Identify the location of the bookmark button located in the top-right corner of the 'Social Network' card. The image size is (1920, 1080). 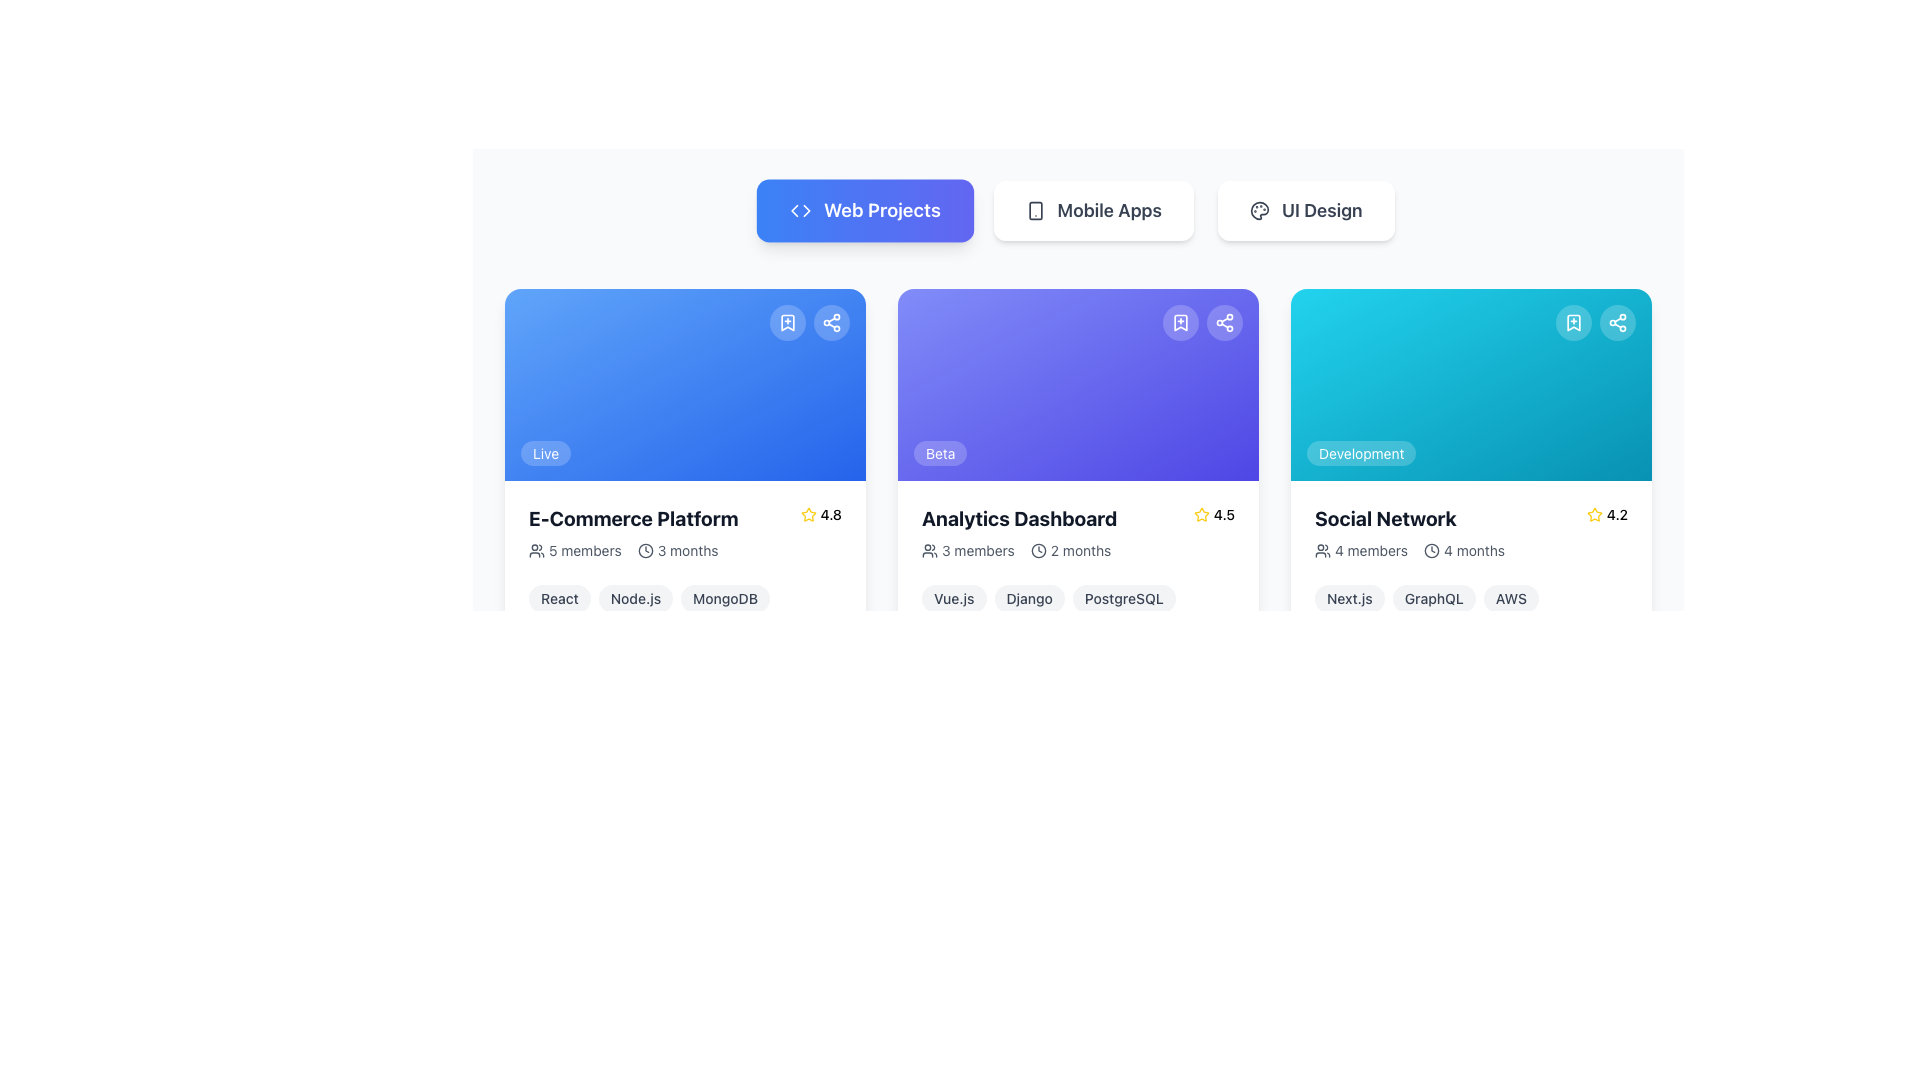
(1595, 322).